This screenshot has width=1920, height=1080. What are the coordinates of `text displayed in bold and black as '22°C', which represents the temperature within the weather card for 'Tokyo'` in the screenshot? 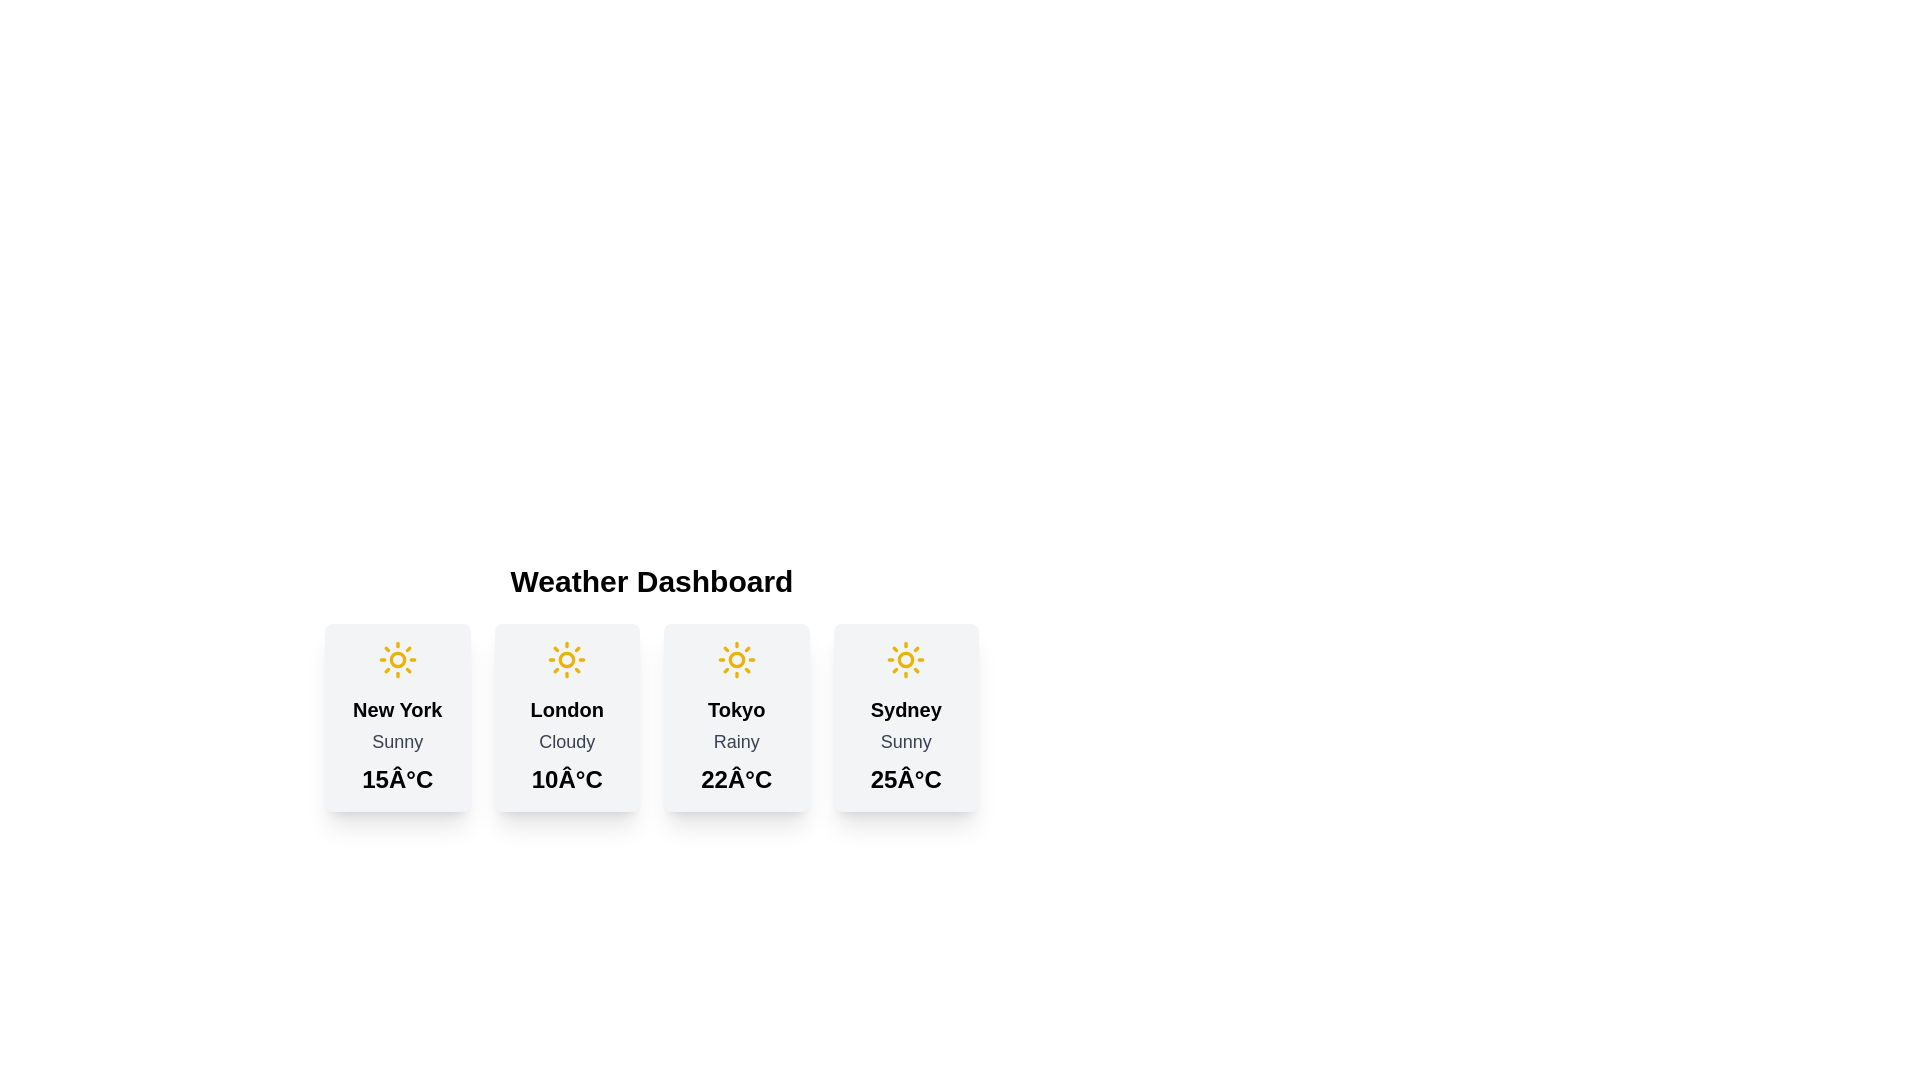 It's located at (735, 778).